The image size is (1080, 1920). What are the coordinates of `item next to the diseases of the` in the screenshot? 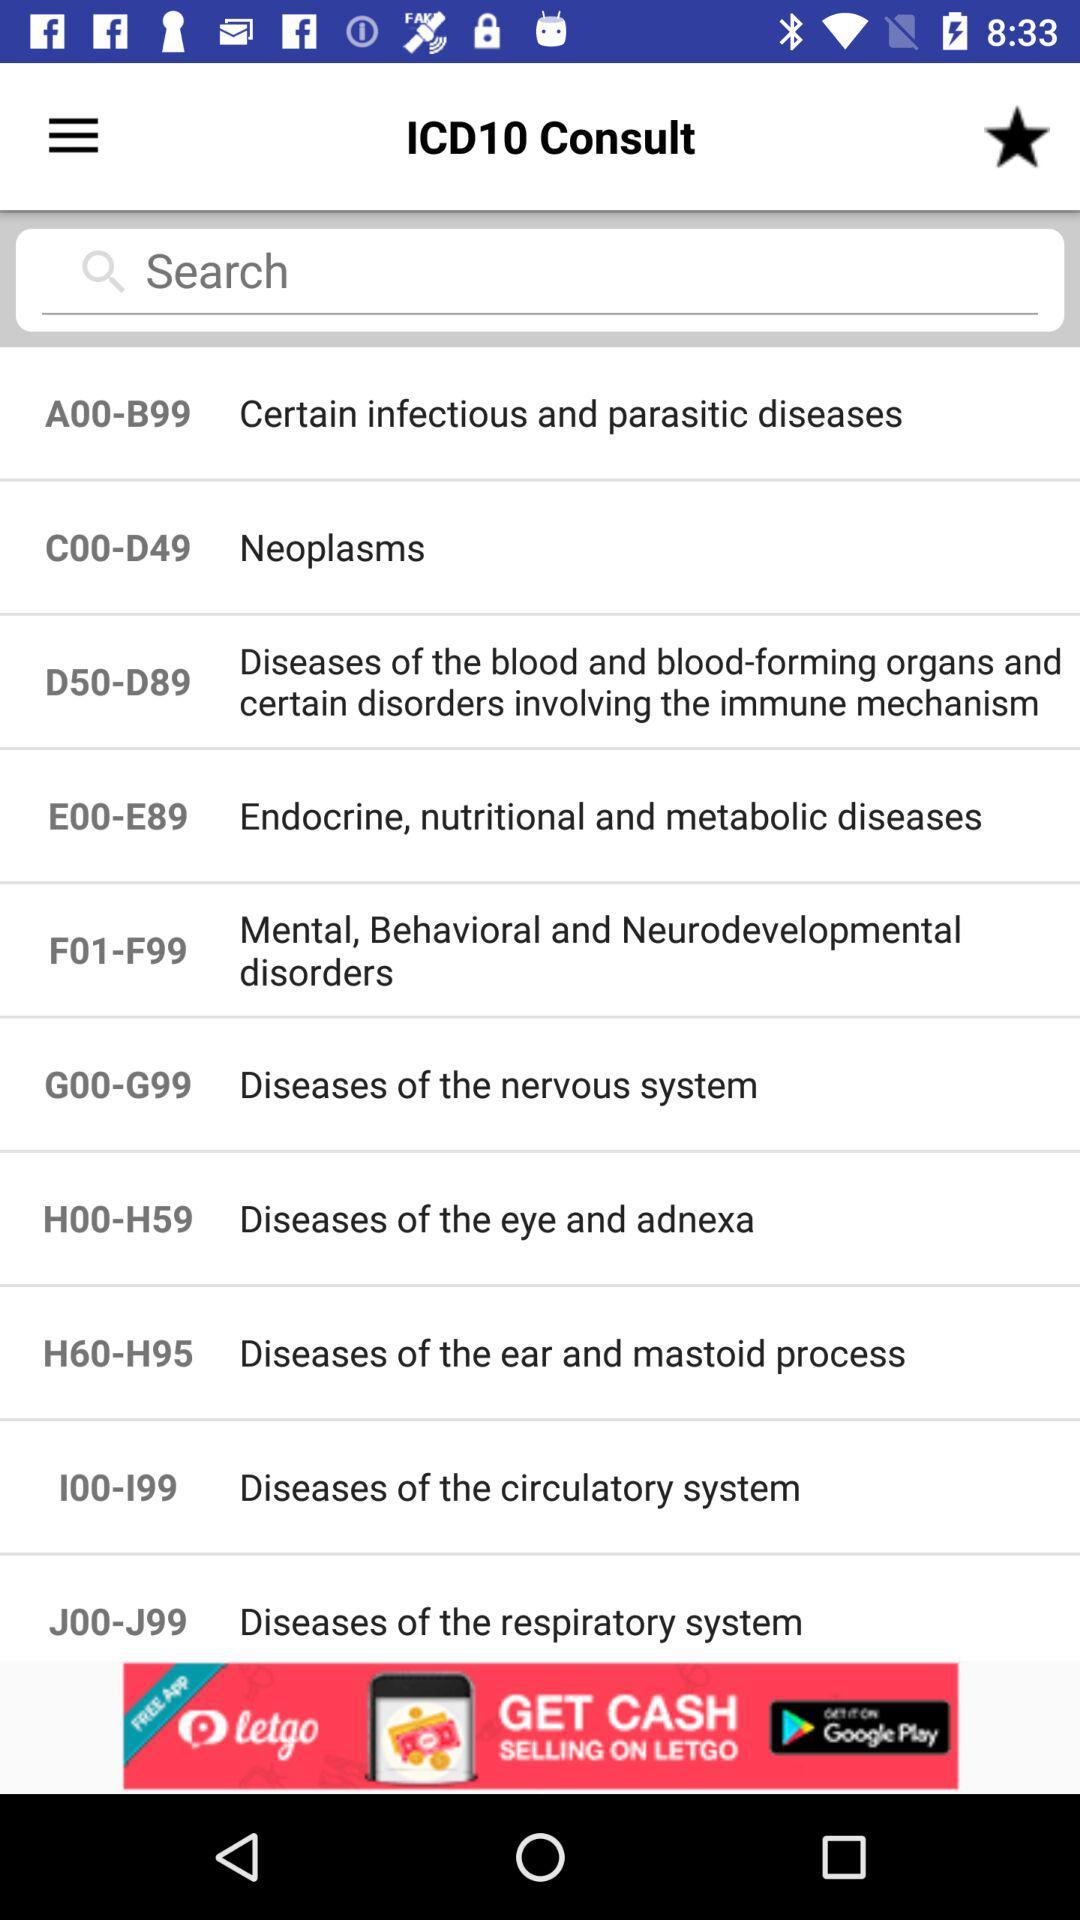 It's located at (118, 815).